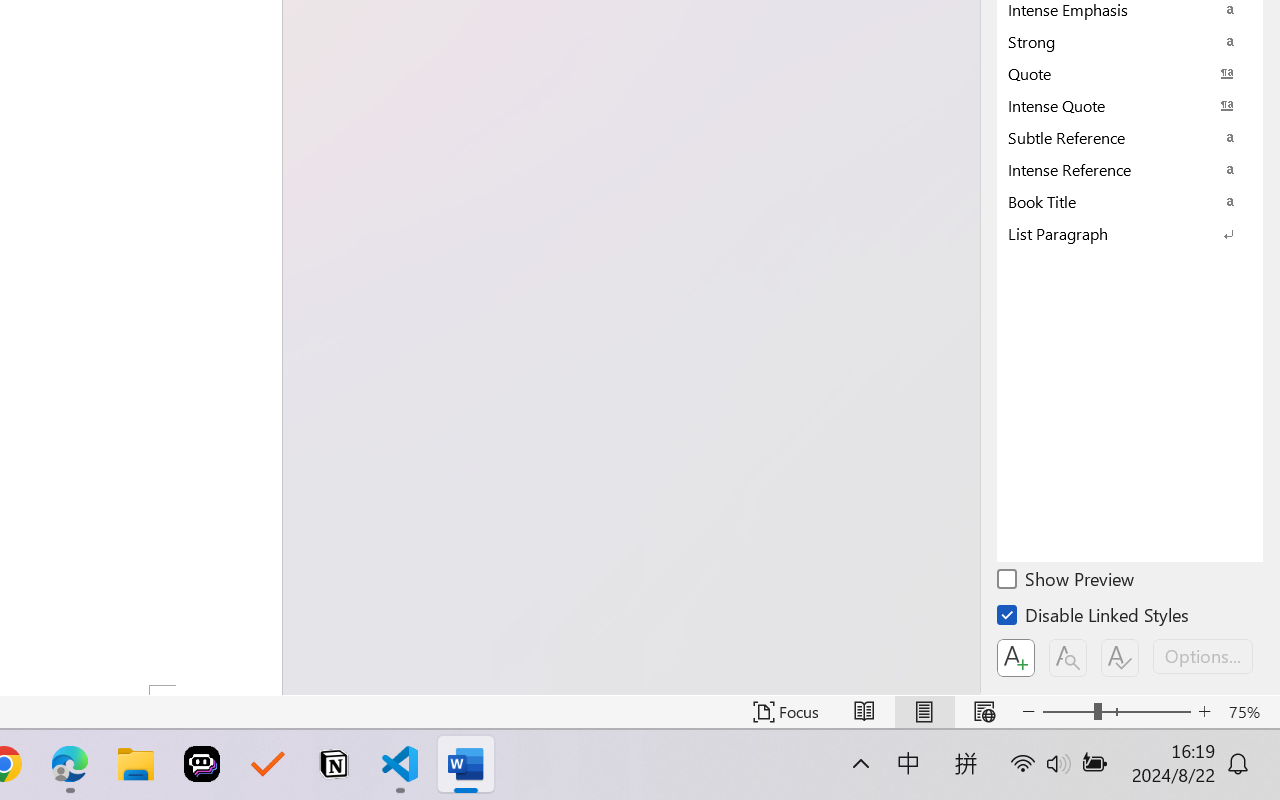 The height and width of the screenshot is (800, 1280). I want to click on 'Class: NetUIButton', so click(1120, 657).